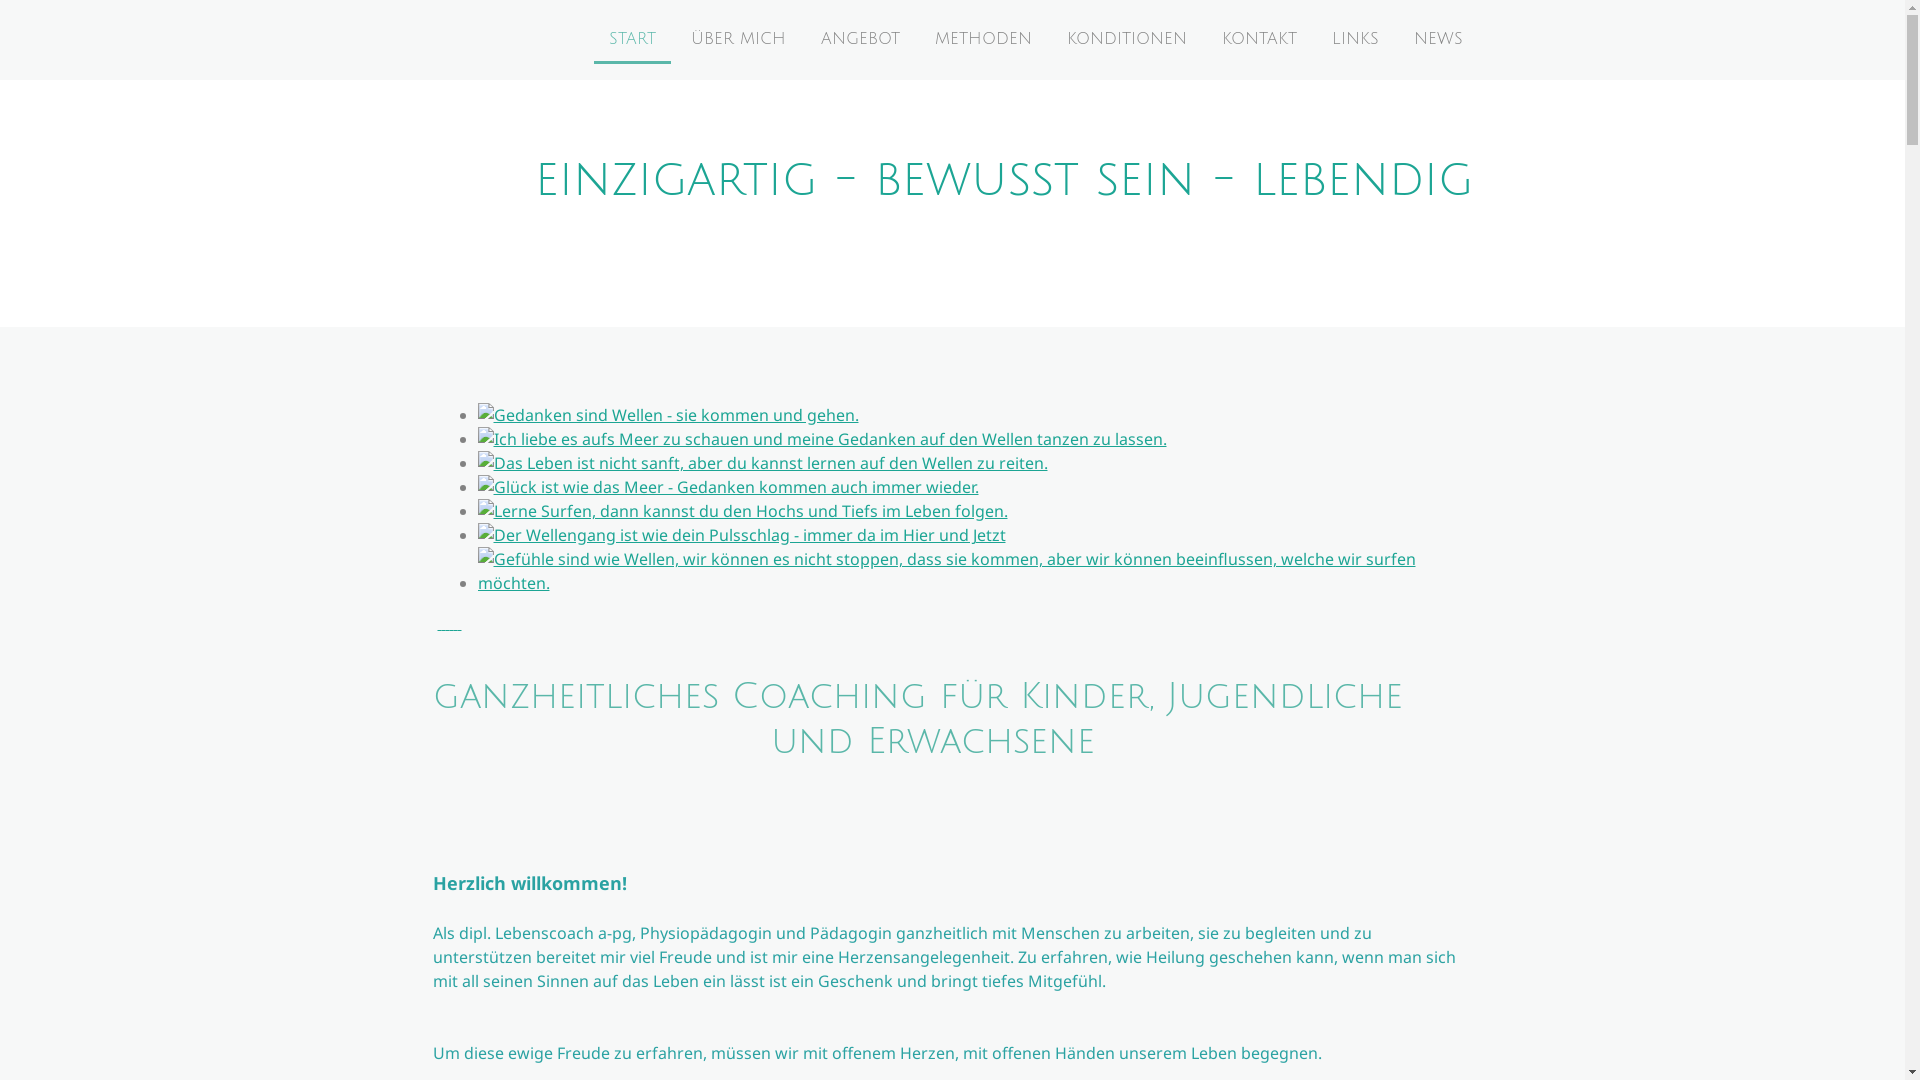  What do you see at coordinates (1436, 39) in the screenshot?
I see `'NEWS'` at bounding box center [1436, 39].